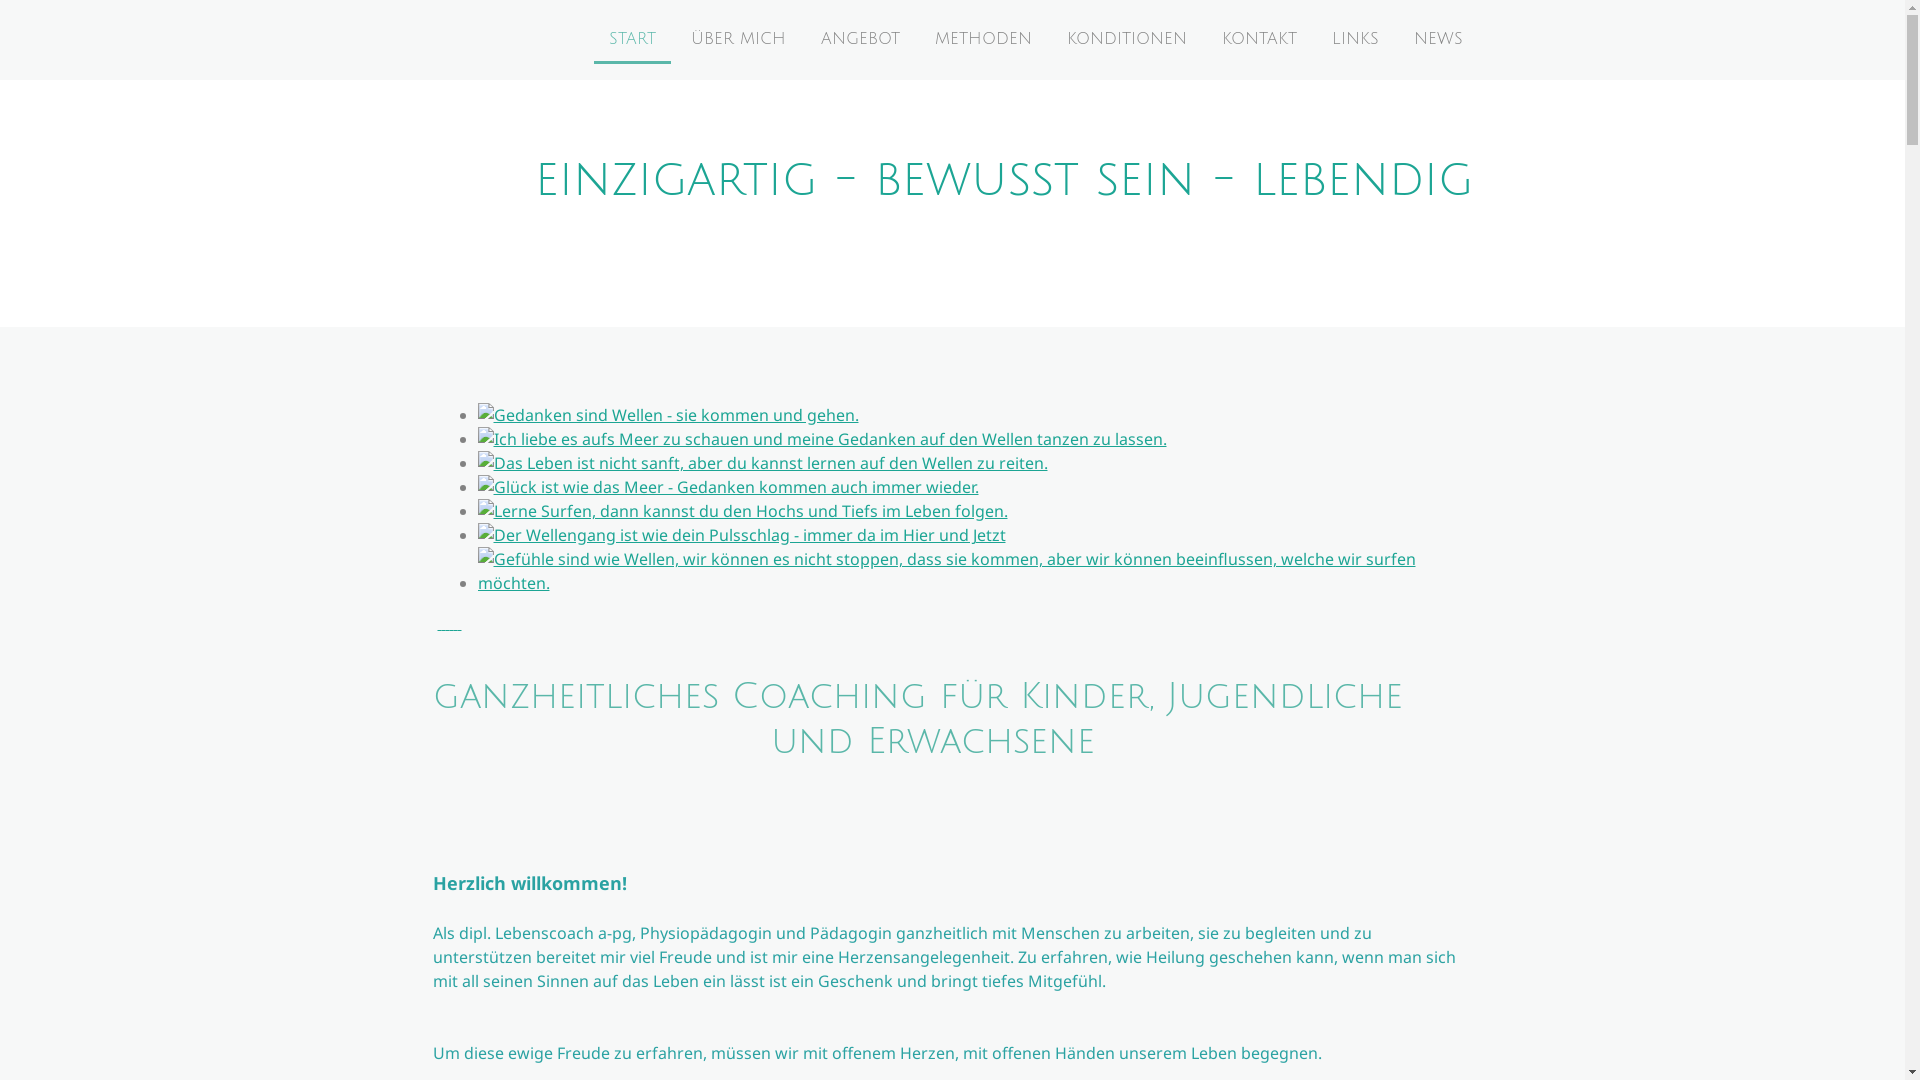  What do you see at coordinates (1436, 39) in the screenshot?
I see `'NEWS'` at bounding box center [1436, 39].